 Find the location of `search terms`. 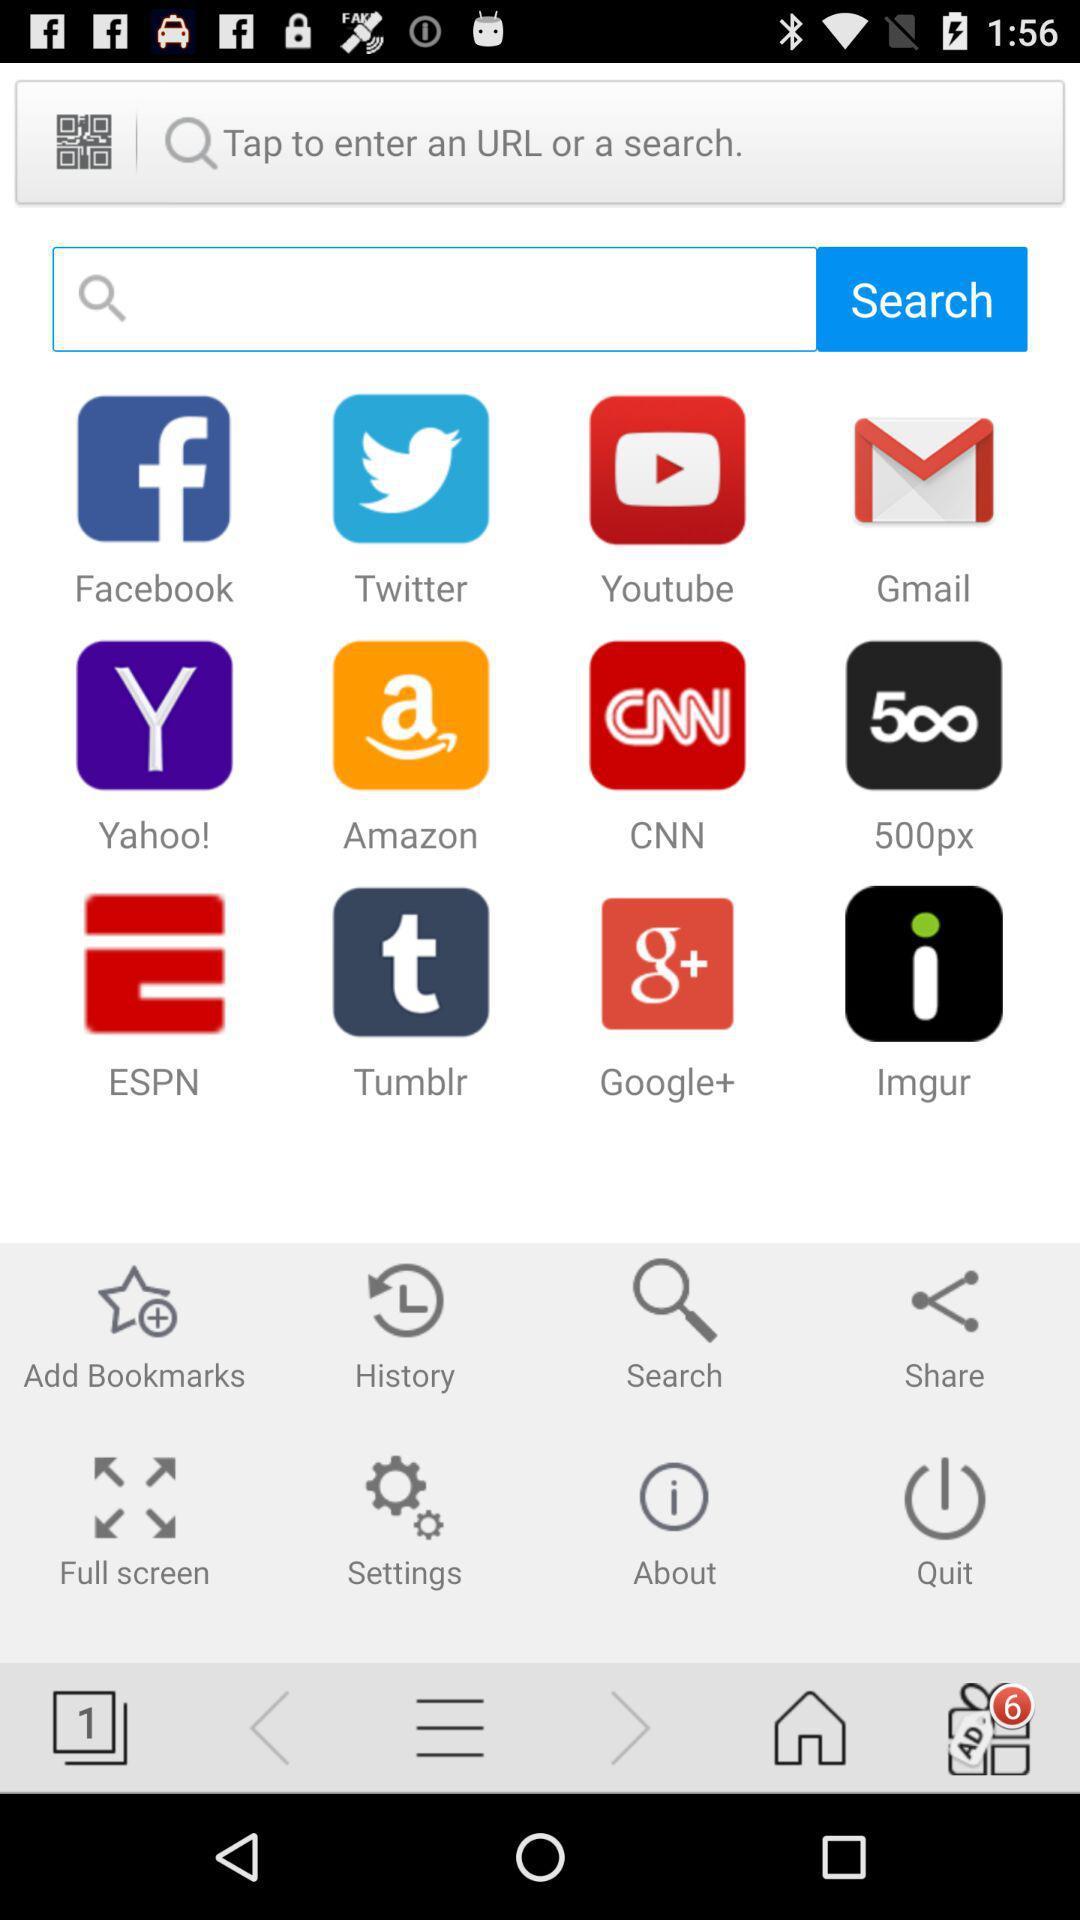

search terms is located at coordinates (434, 298).